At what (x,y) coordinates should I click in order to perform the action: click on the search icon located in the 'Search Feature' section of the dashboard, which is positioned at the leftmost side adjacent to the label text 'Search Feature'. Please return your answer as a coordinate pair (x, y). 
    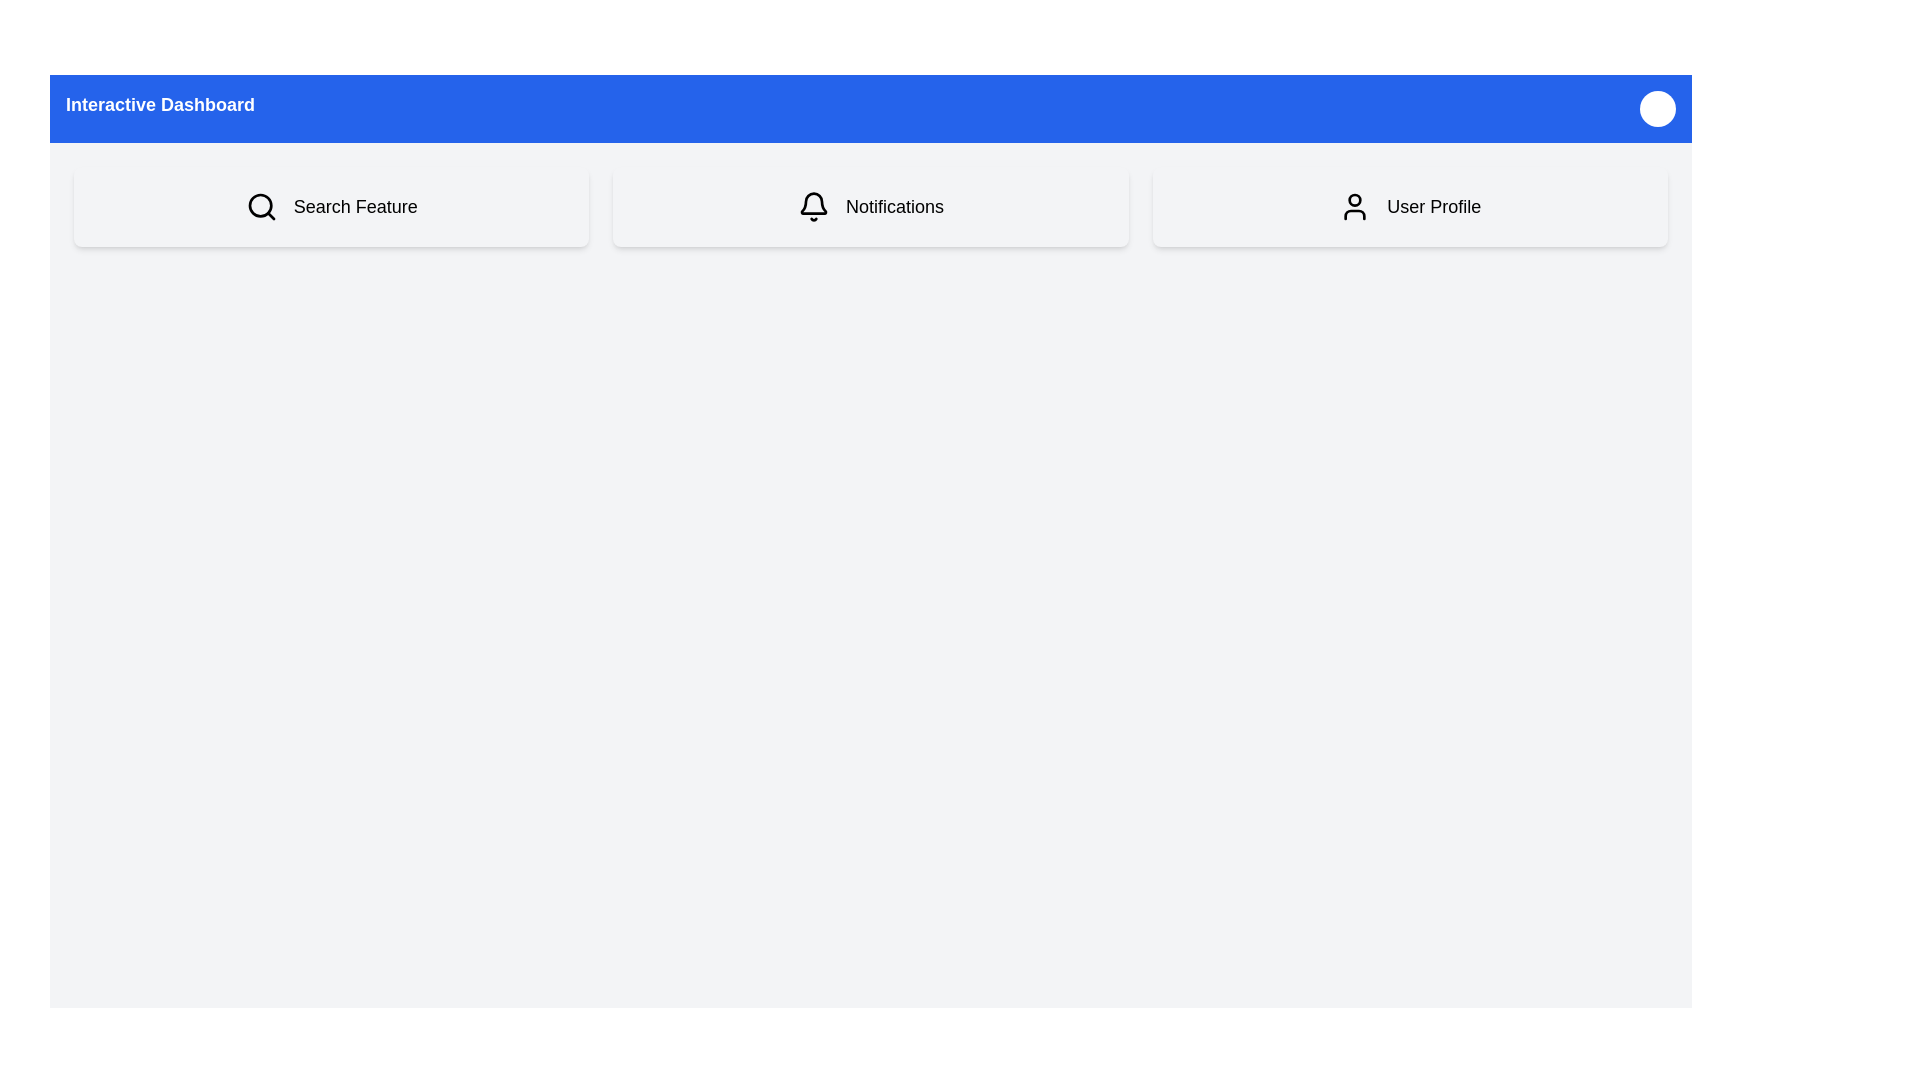
    Looking at the image, I should click on (260, 207).